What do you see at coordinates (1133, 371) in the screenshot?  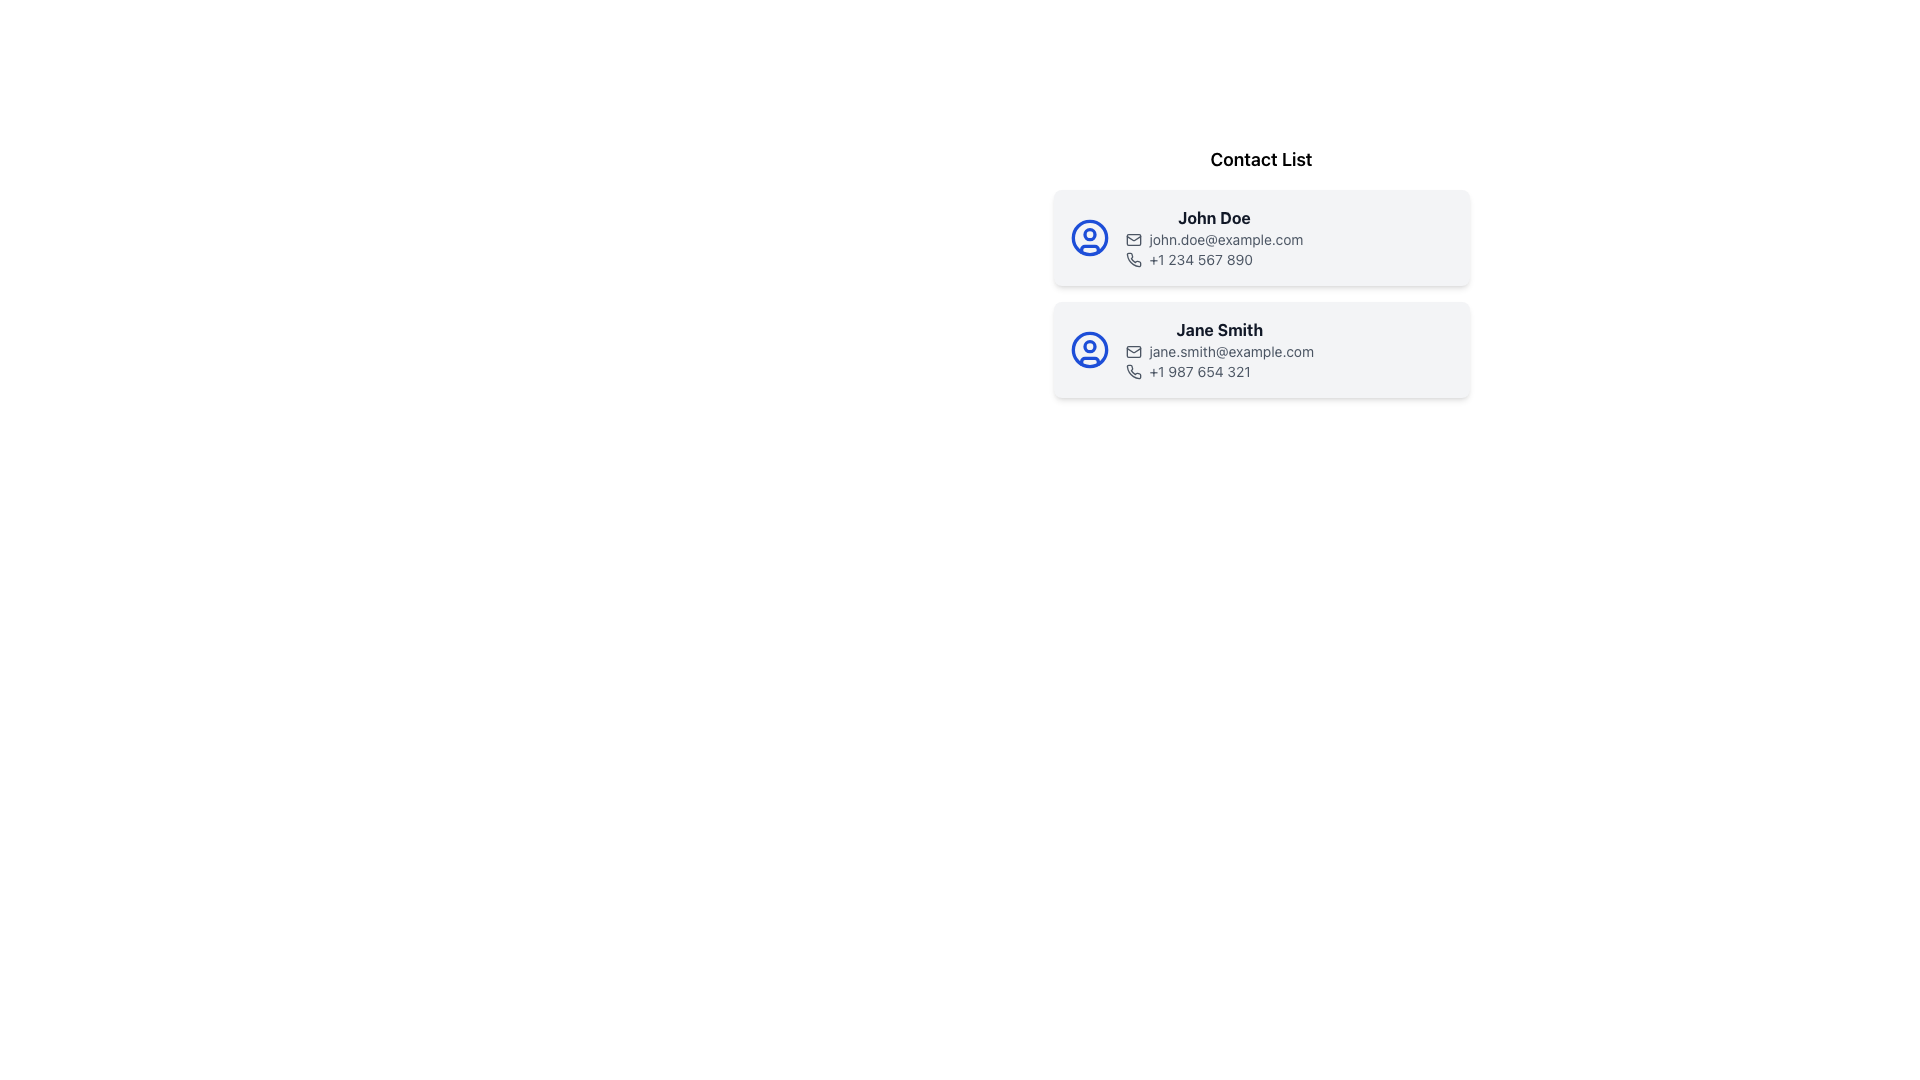 I see `the decorative phone handset vector icon located in the second contact card, positioned to the left of the phone number for Jane Smith` at bounding box center [1133, 371].